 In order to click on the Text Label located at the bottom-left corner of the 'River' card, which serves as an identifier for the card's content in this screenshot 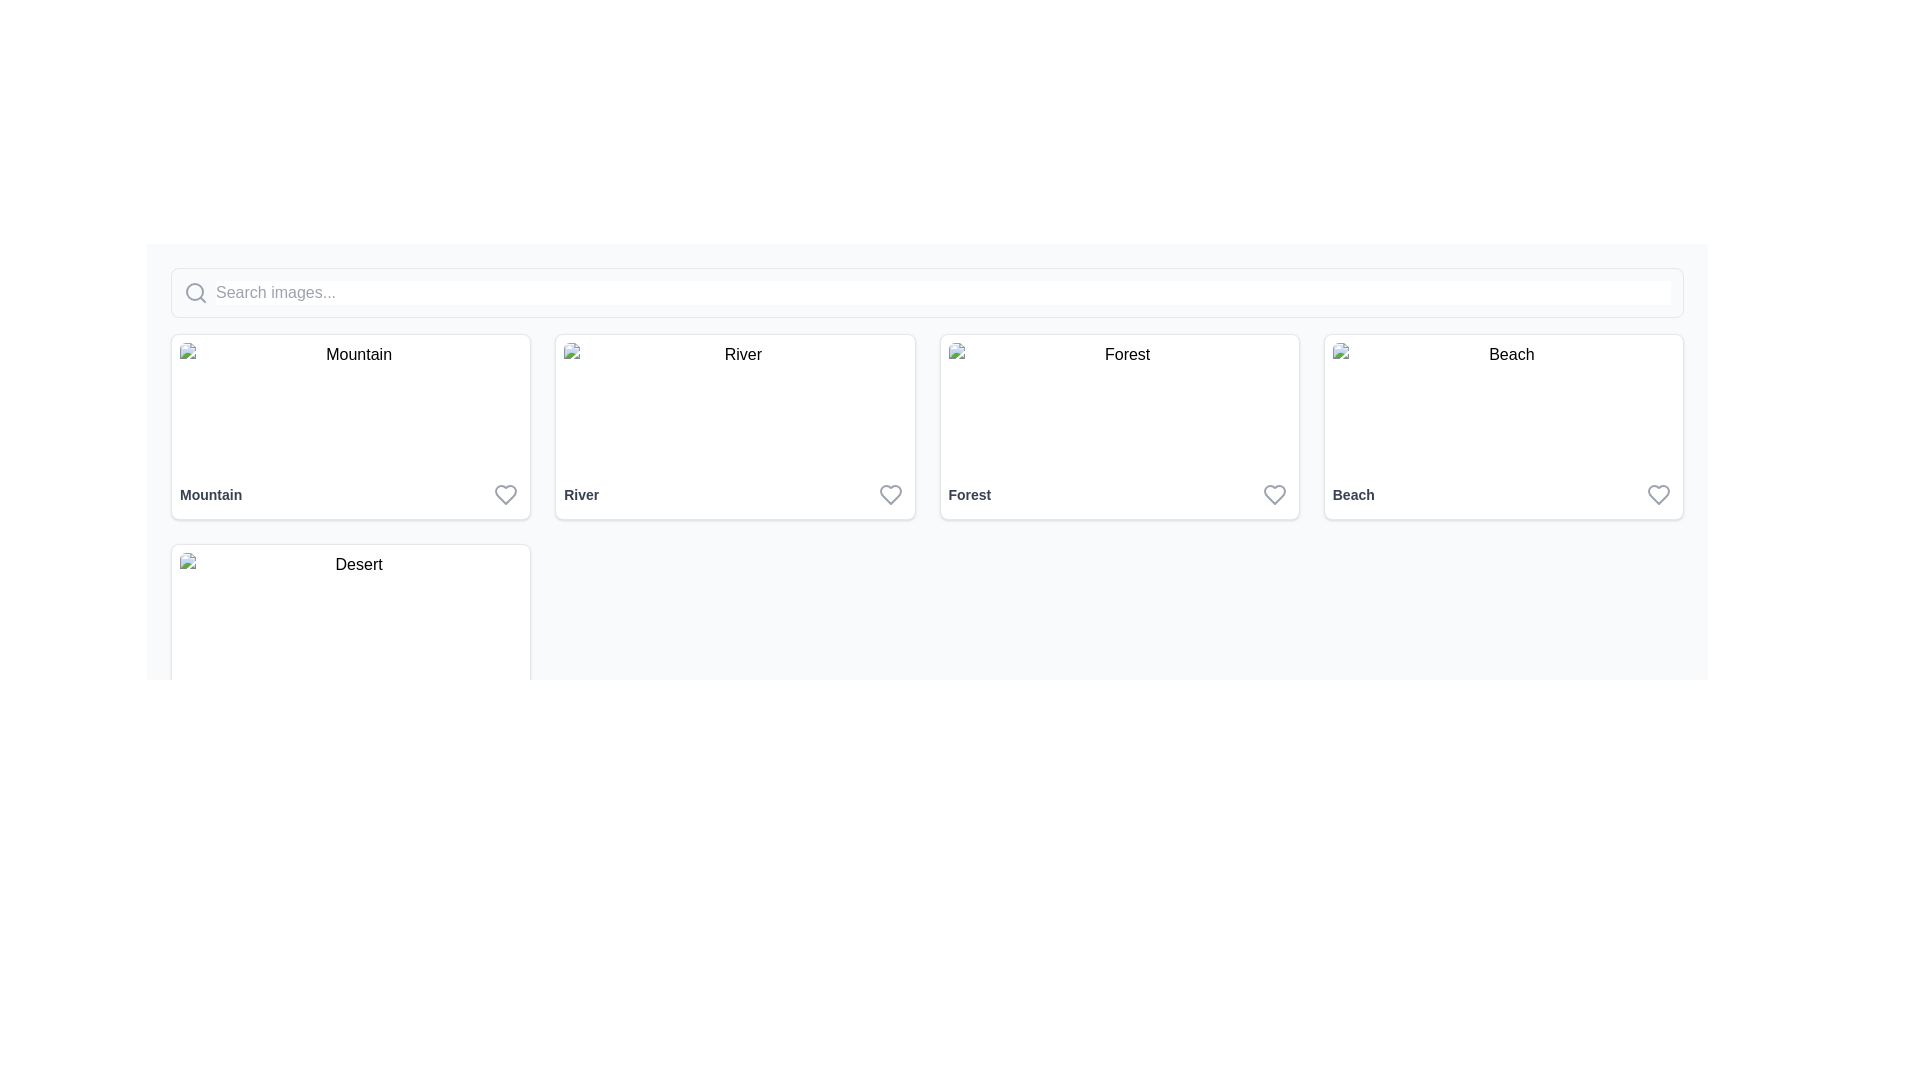, I will do `click(580, 494)`.